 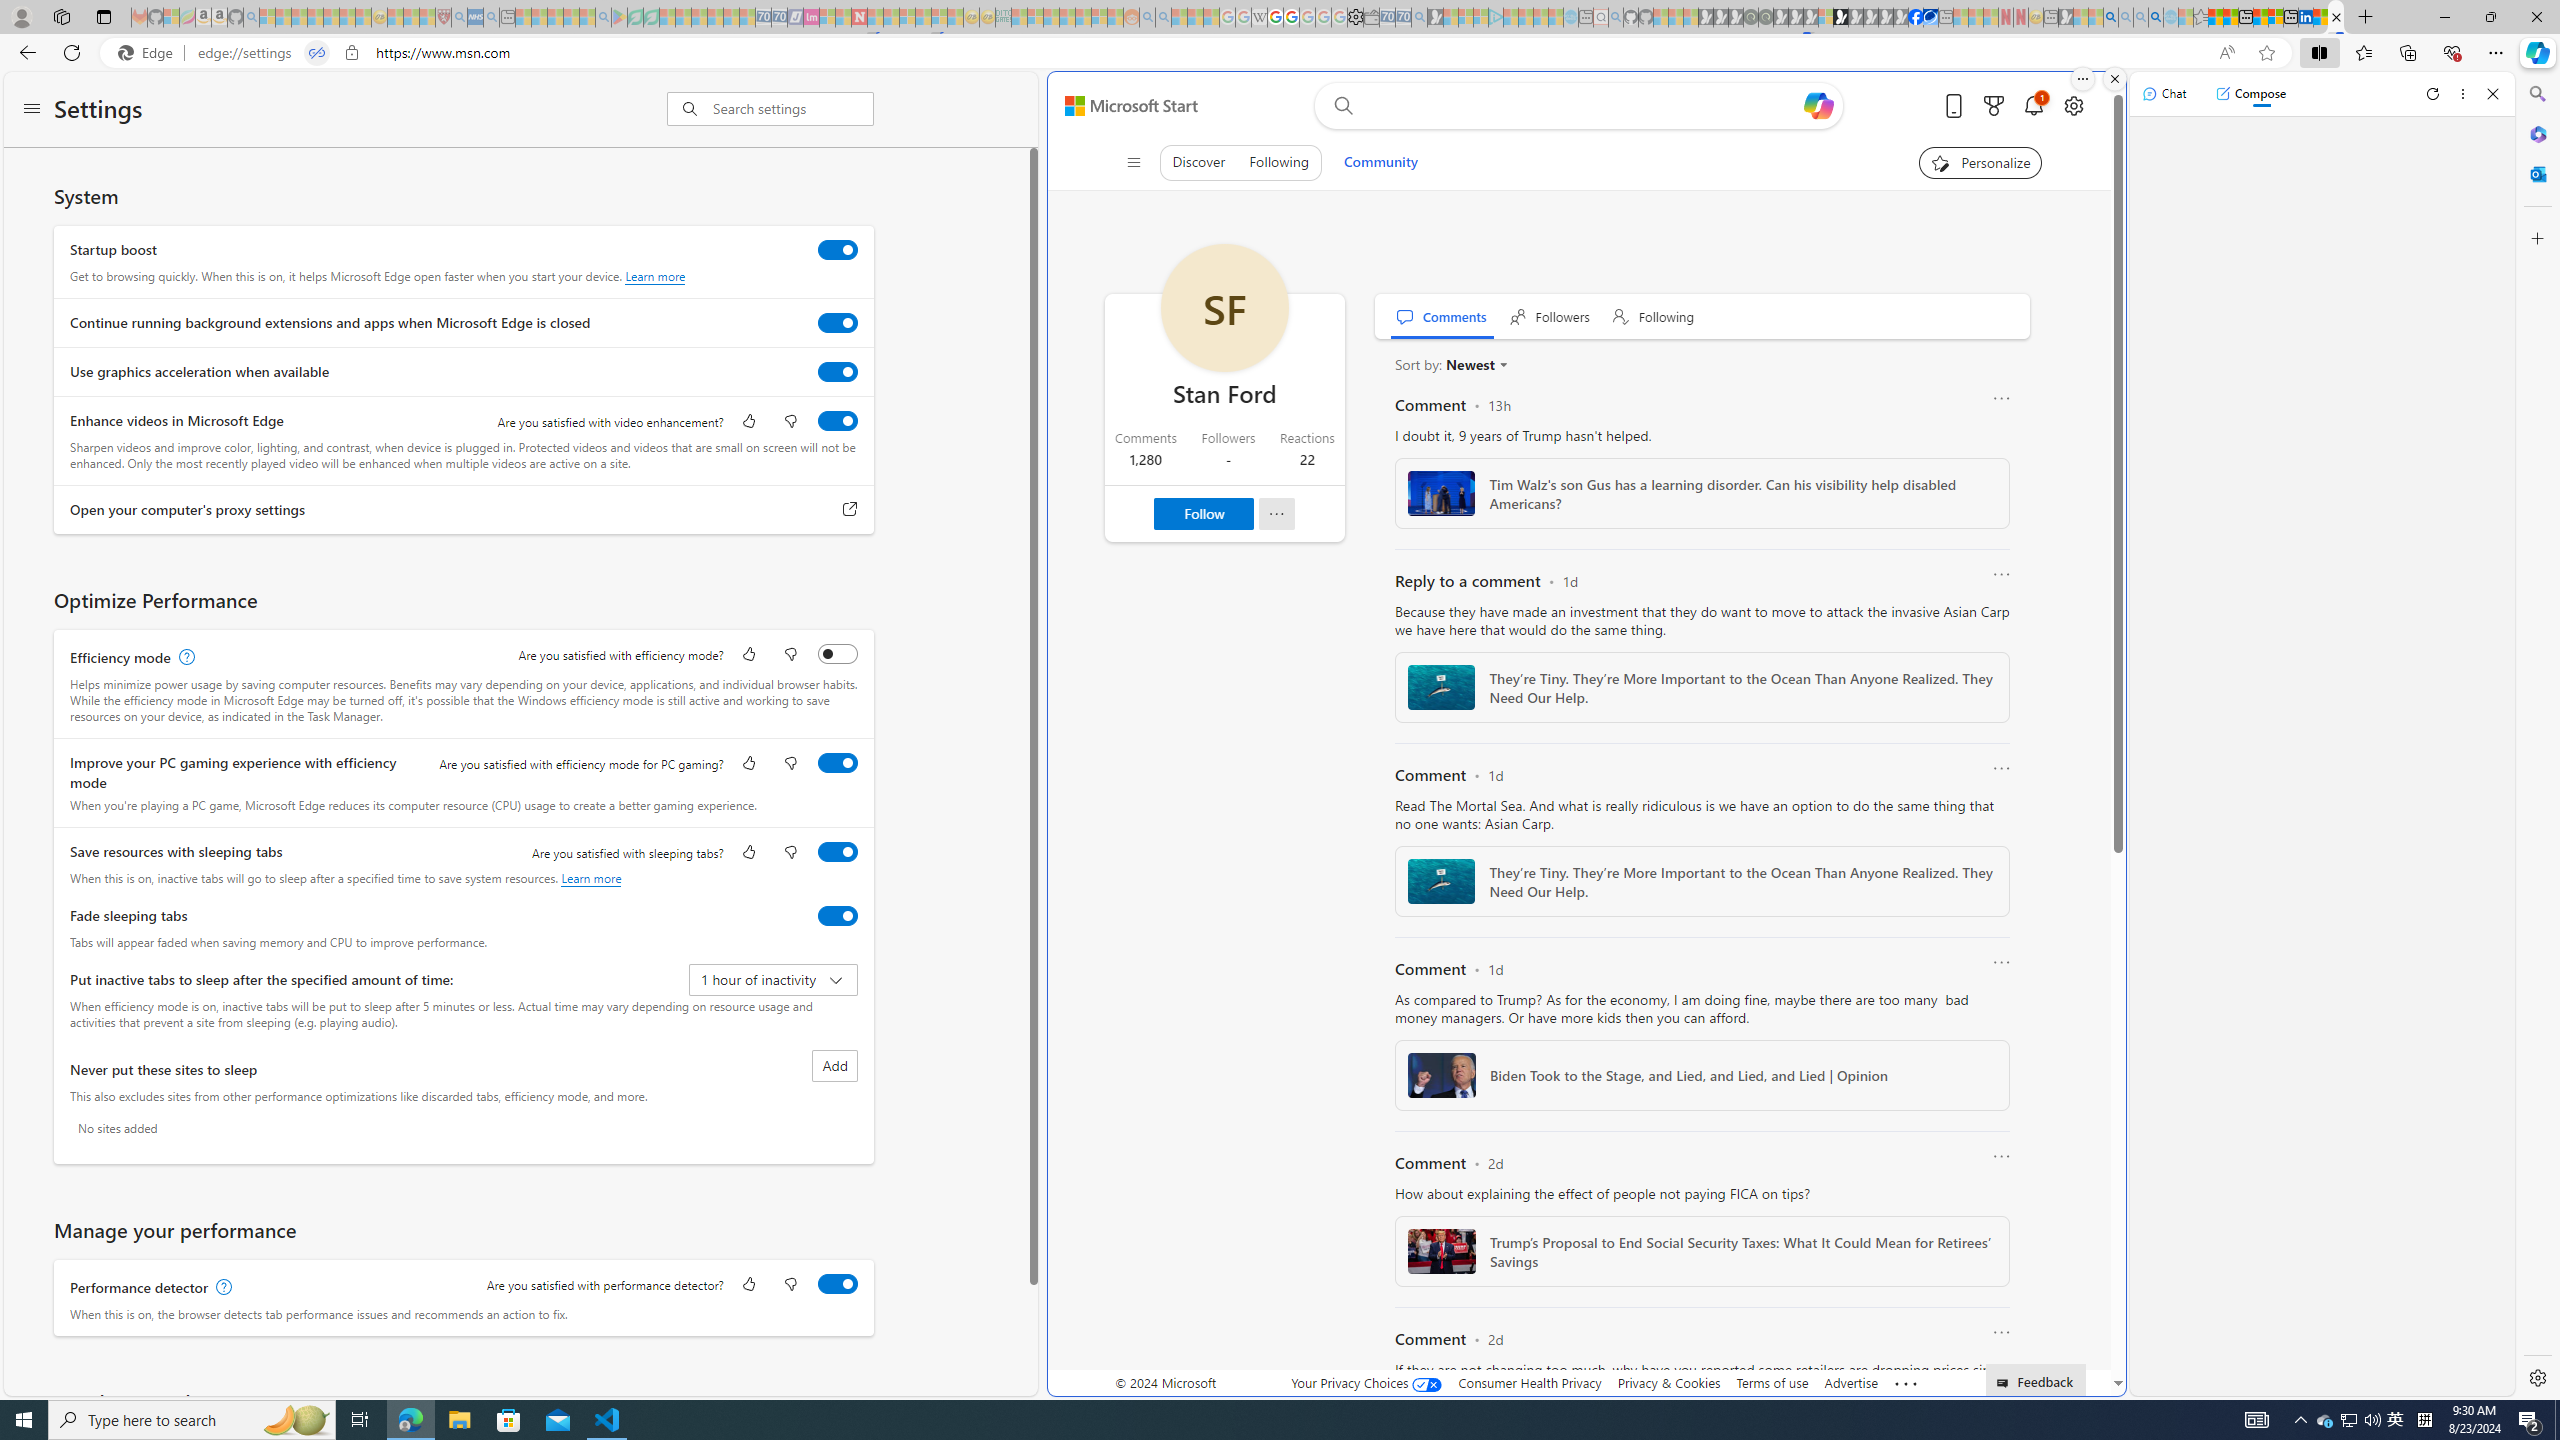 I want to click on 'Performance detector, learn more', so click(x=221, y=1287).